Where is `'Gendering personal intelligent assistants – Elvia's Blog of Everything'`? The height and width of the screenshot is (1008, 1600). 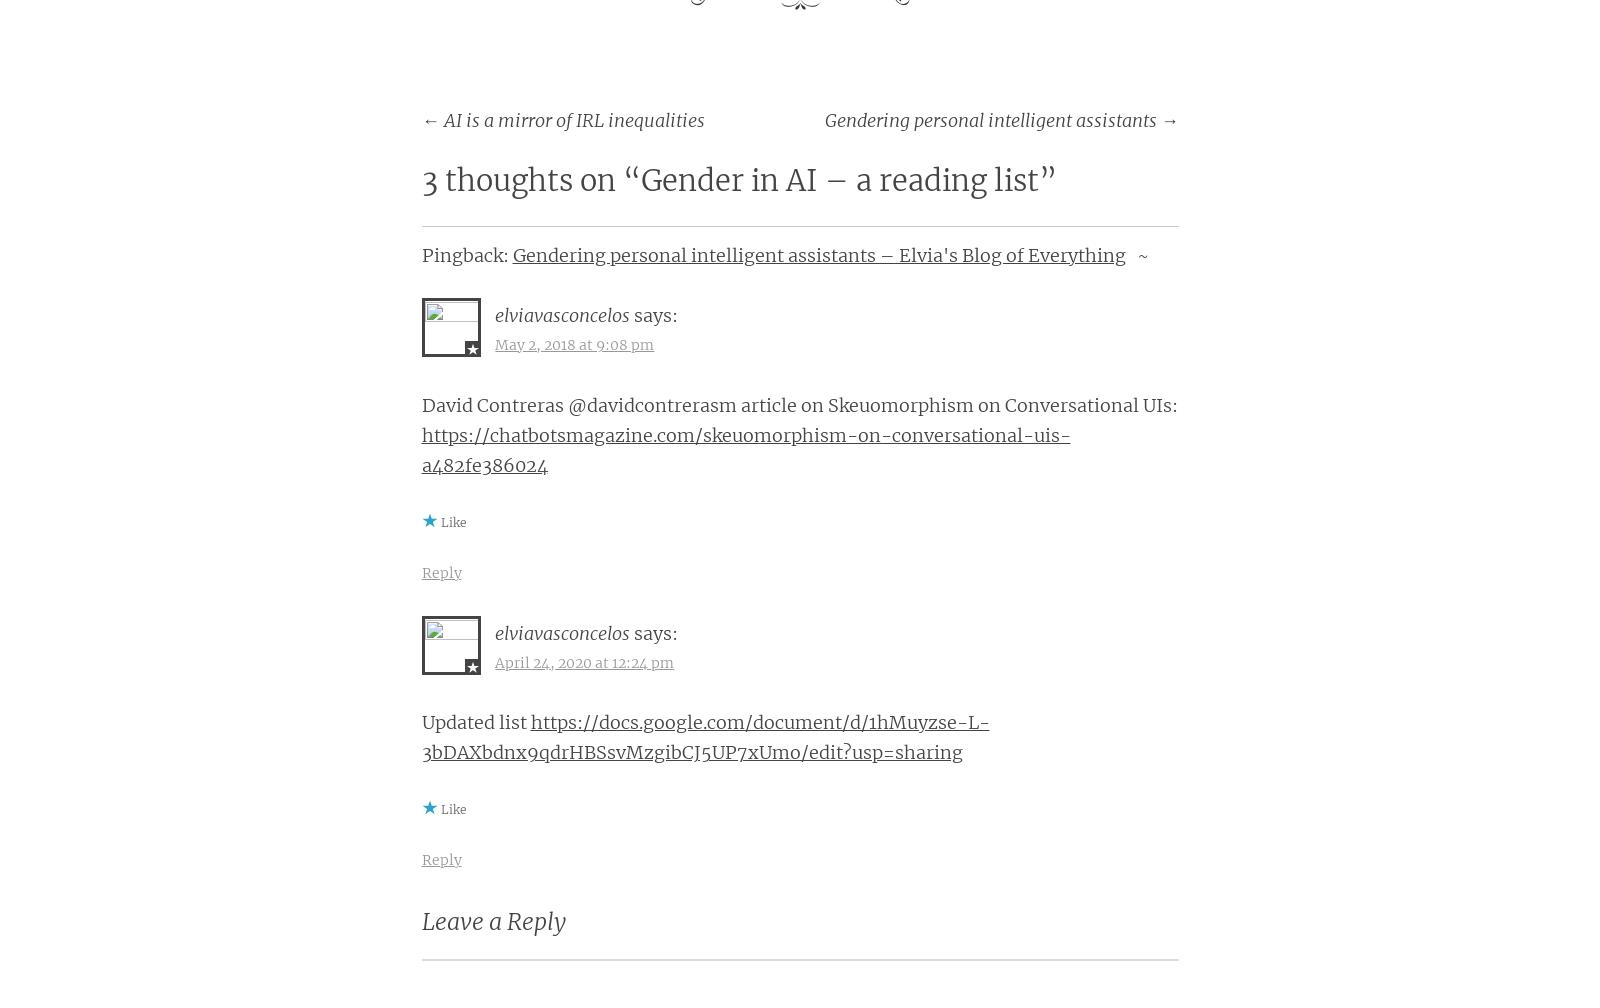 'Gendering personal intelligent assistants – Elvia's Blog of Everything' is located at coordinates (817, 255).